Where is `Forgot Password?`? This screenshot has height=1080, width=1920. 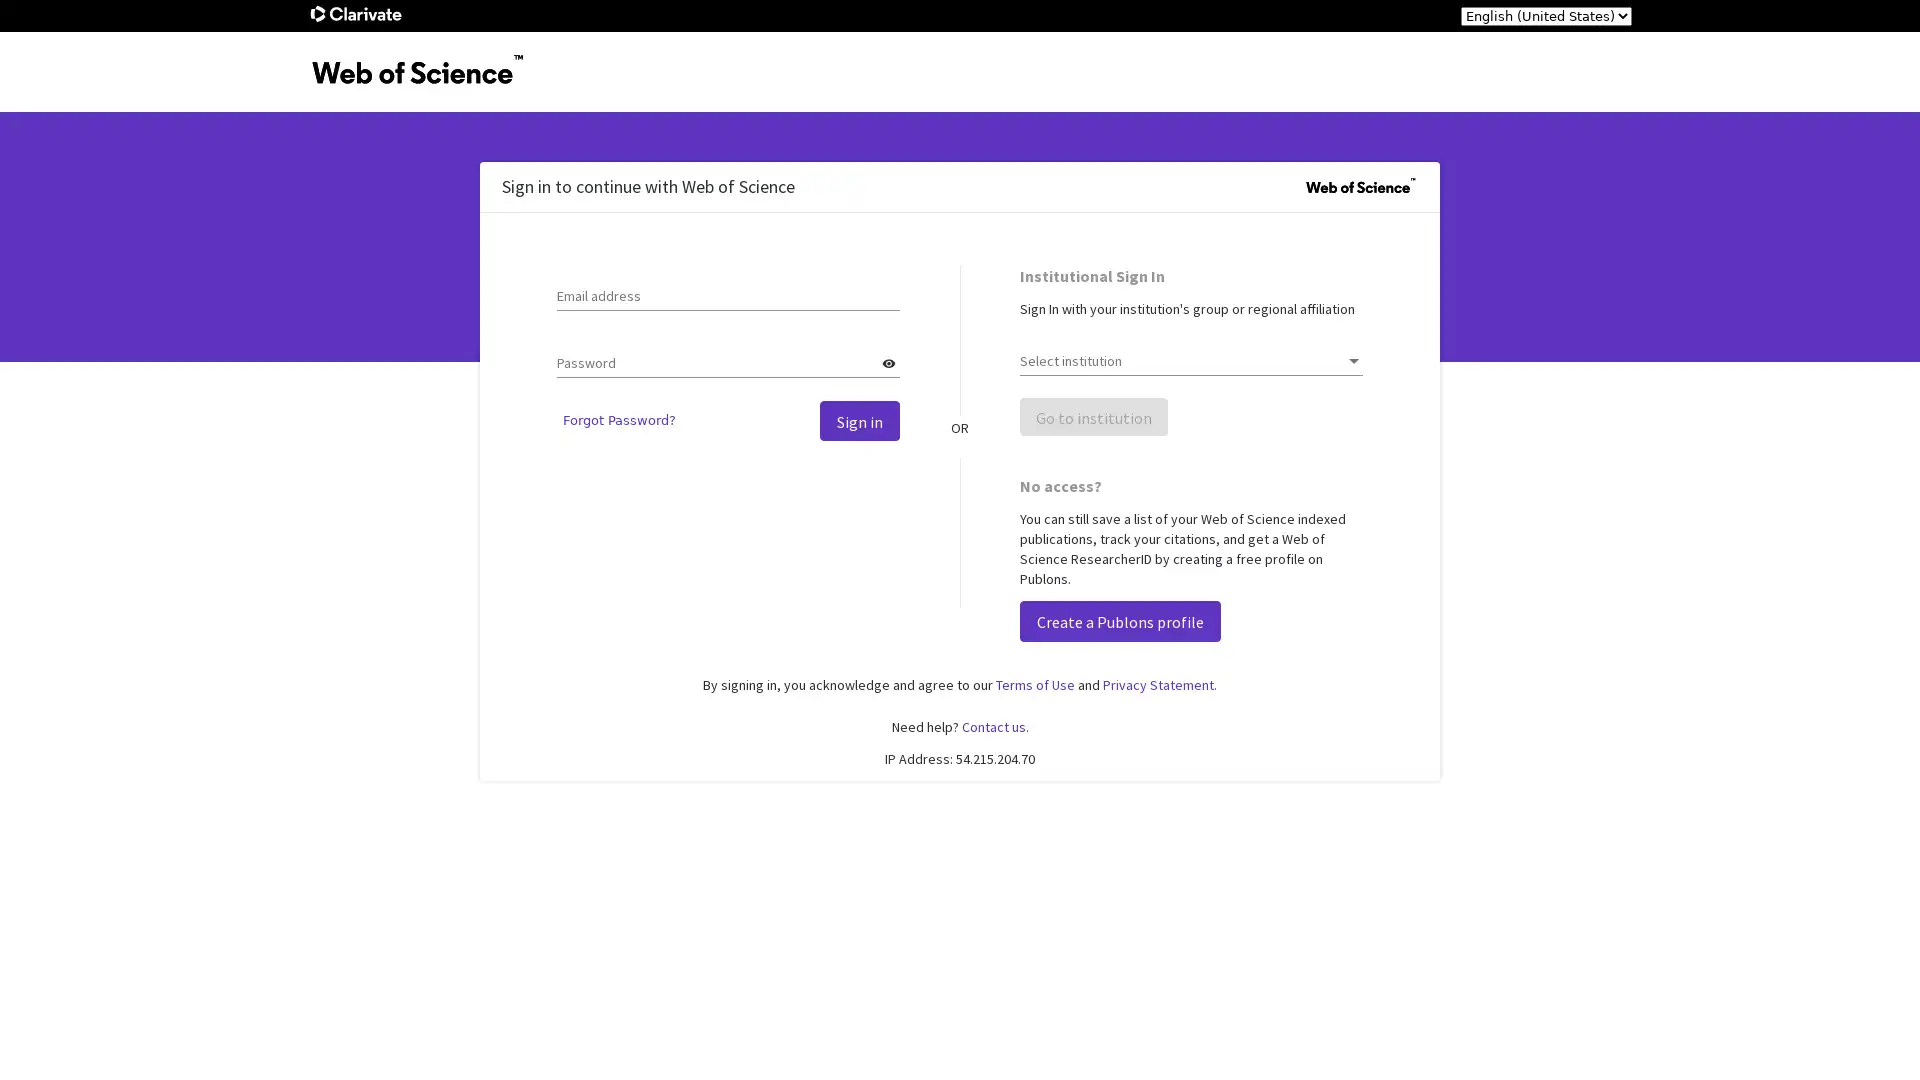
Forgot Password? is located at coordinates (617, 419).